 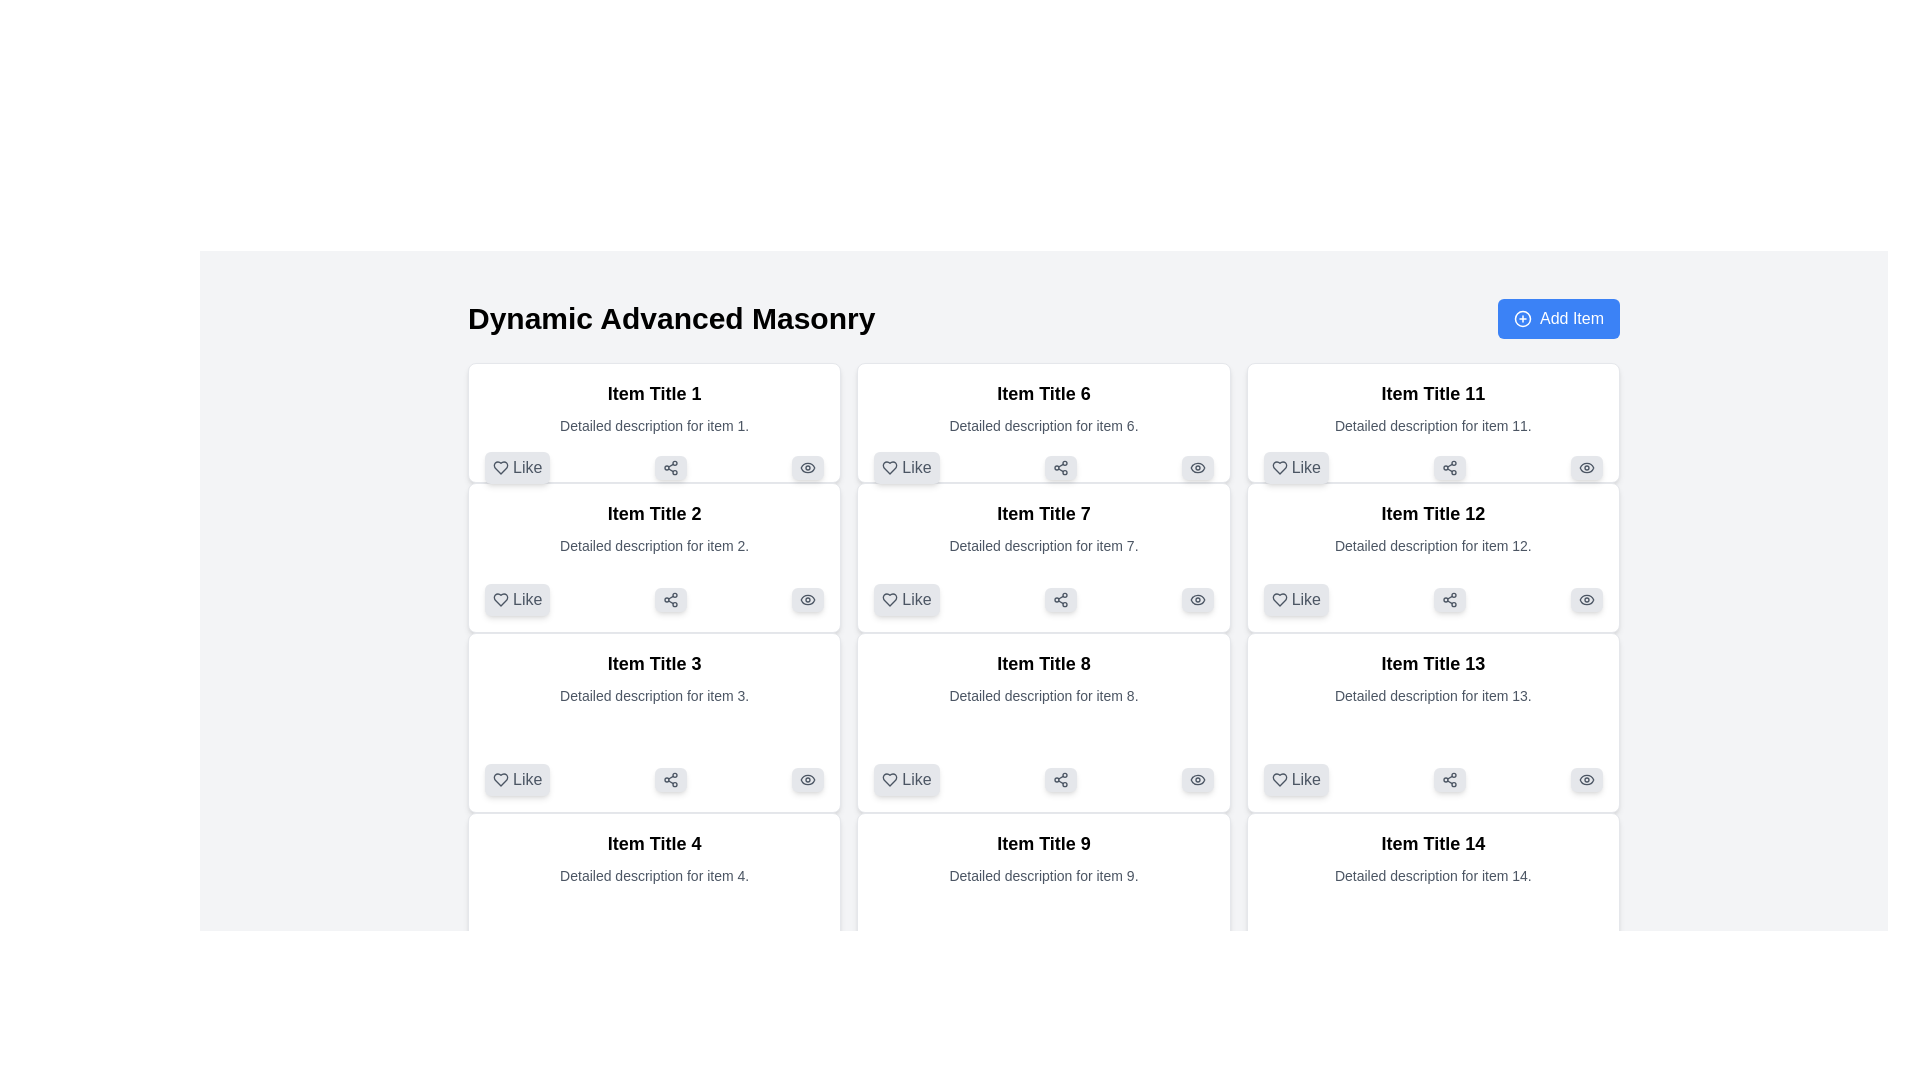 What do you see at coordinates (1042, 722) in the screenshot?
I see `the 'Share' button located at the bottom of the Card component titled 'Item Title 8'` at bounding box center [1042, 722].